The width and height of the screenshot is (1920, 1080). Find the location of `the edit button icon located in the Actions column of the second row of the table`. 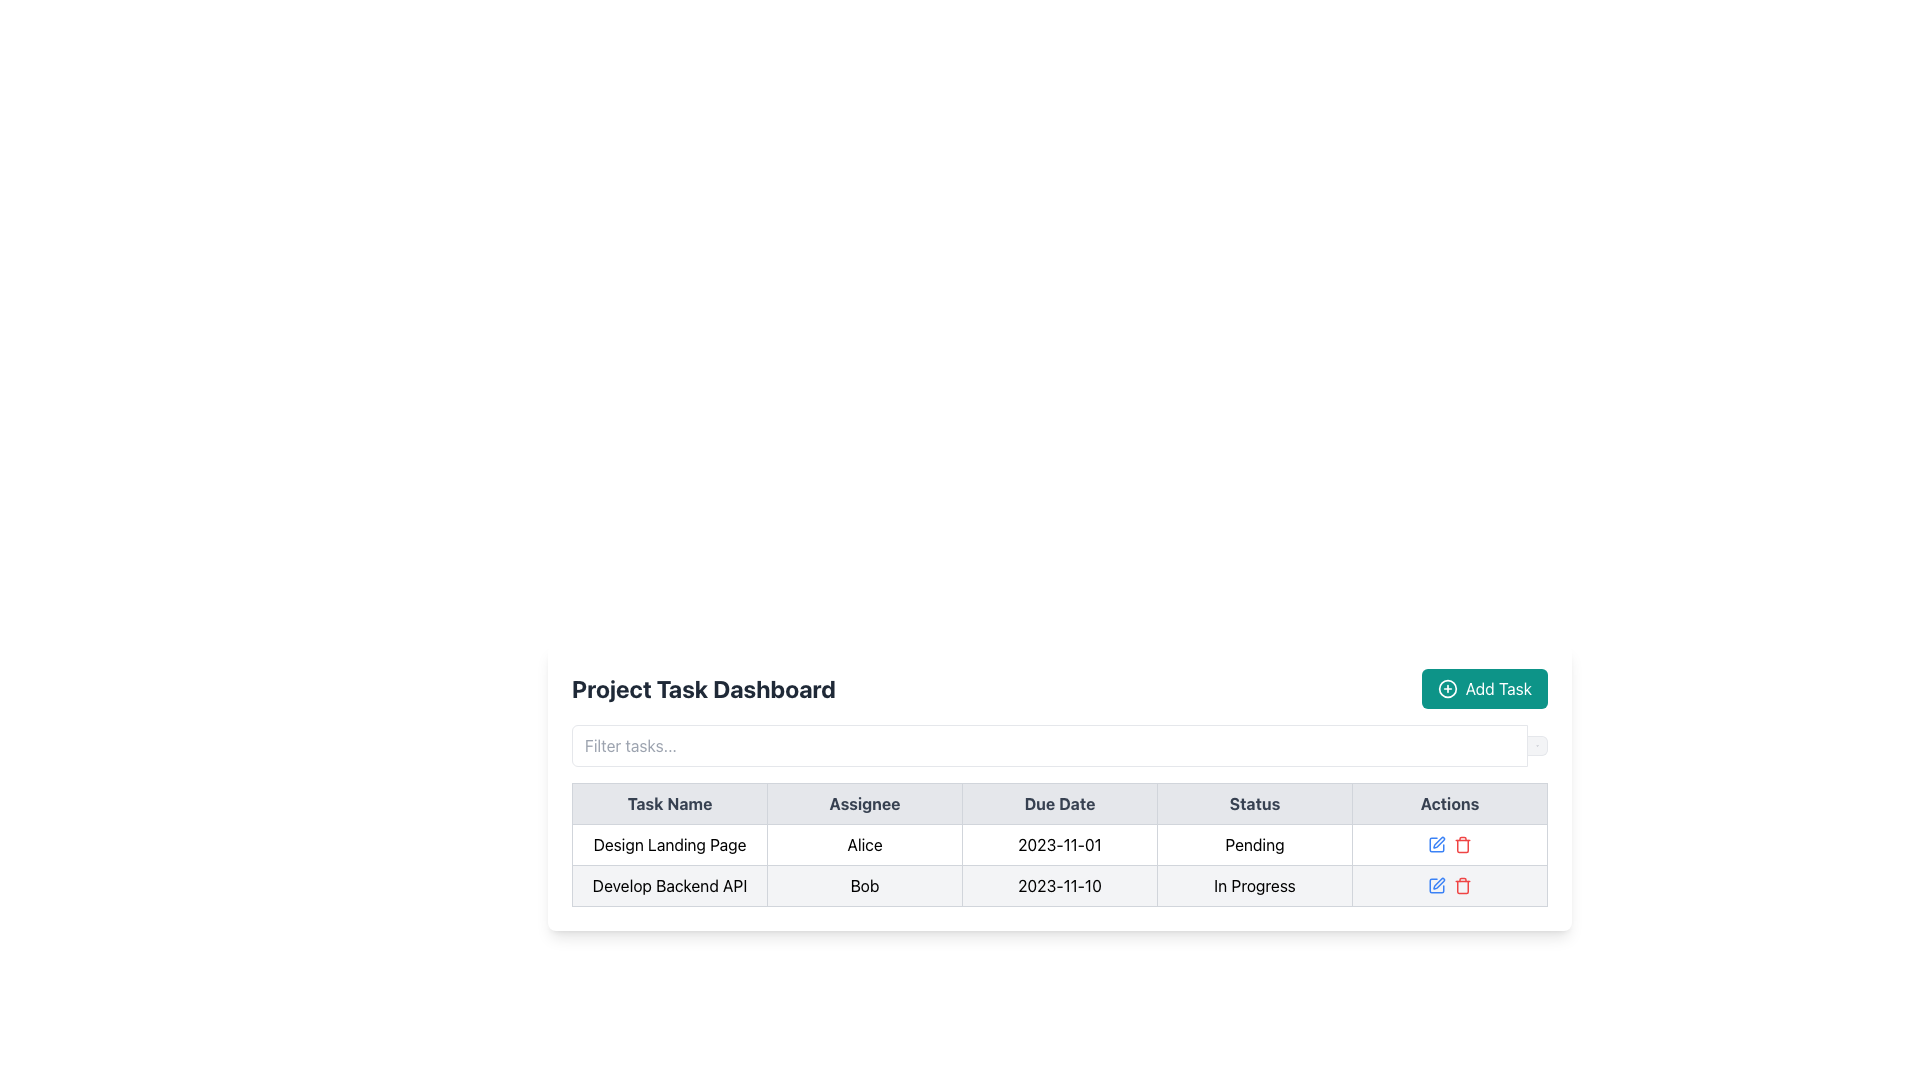

the edit button icon located in the Actions column of the second row of the table is located at coordinates (1435, 844).